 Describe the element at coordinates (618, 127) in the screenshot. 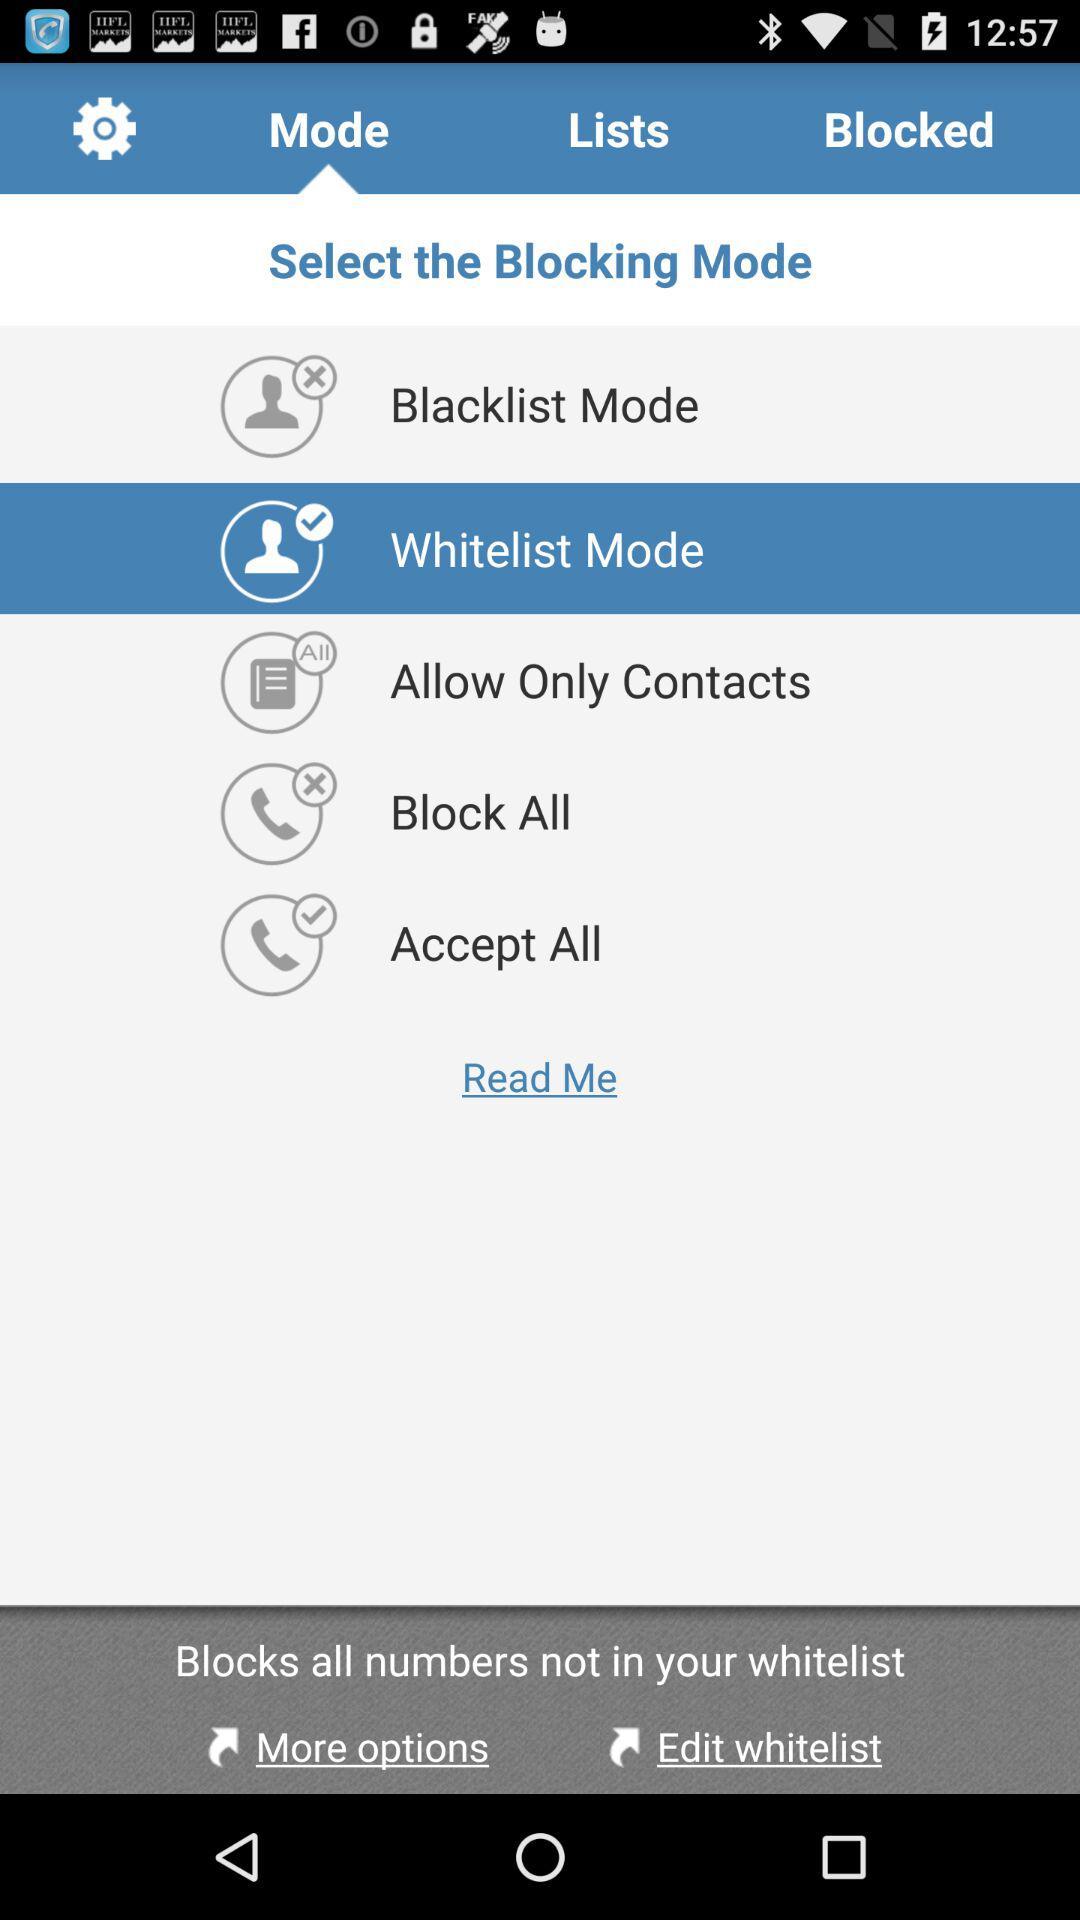

I see `the item next to the mode app` at that location.